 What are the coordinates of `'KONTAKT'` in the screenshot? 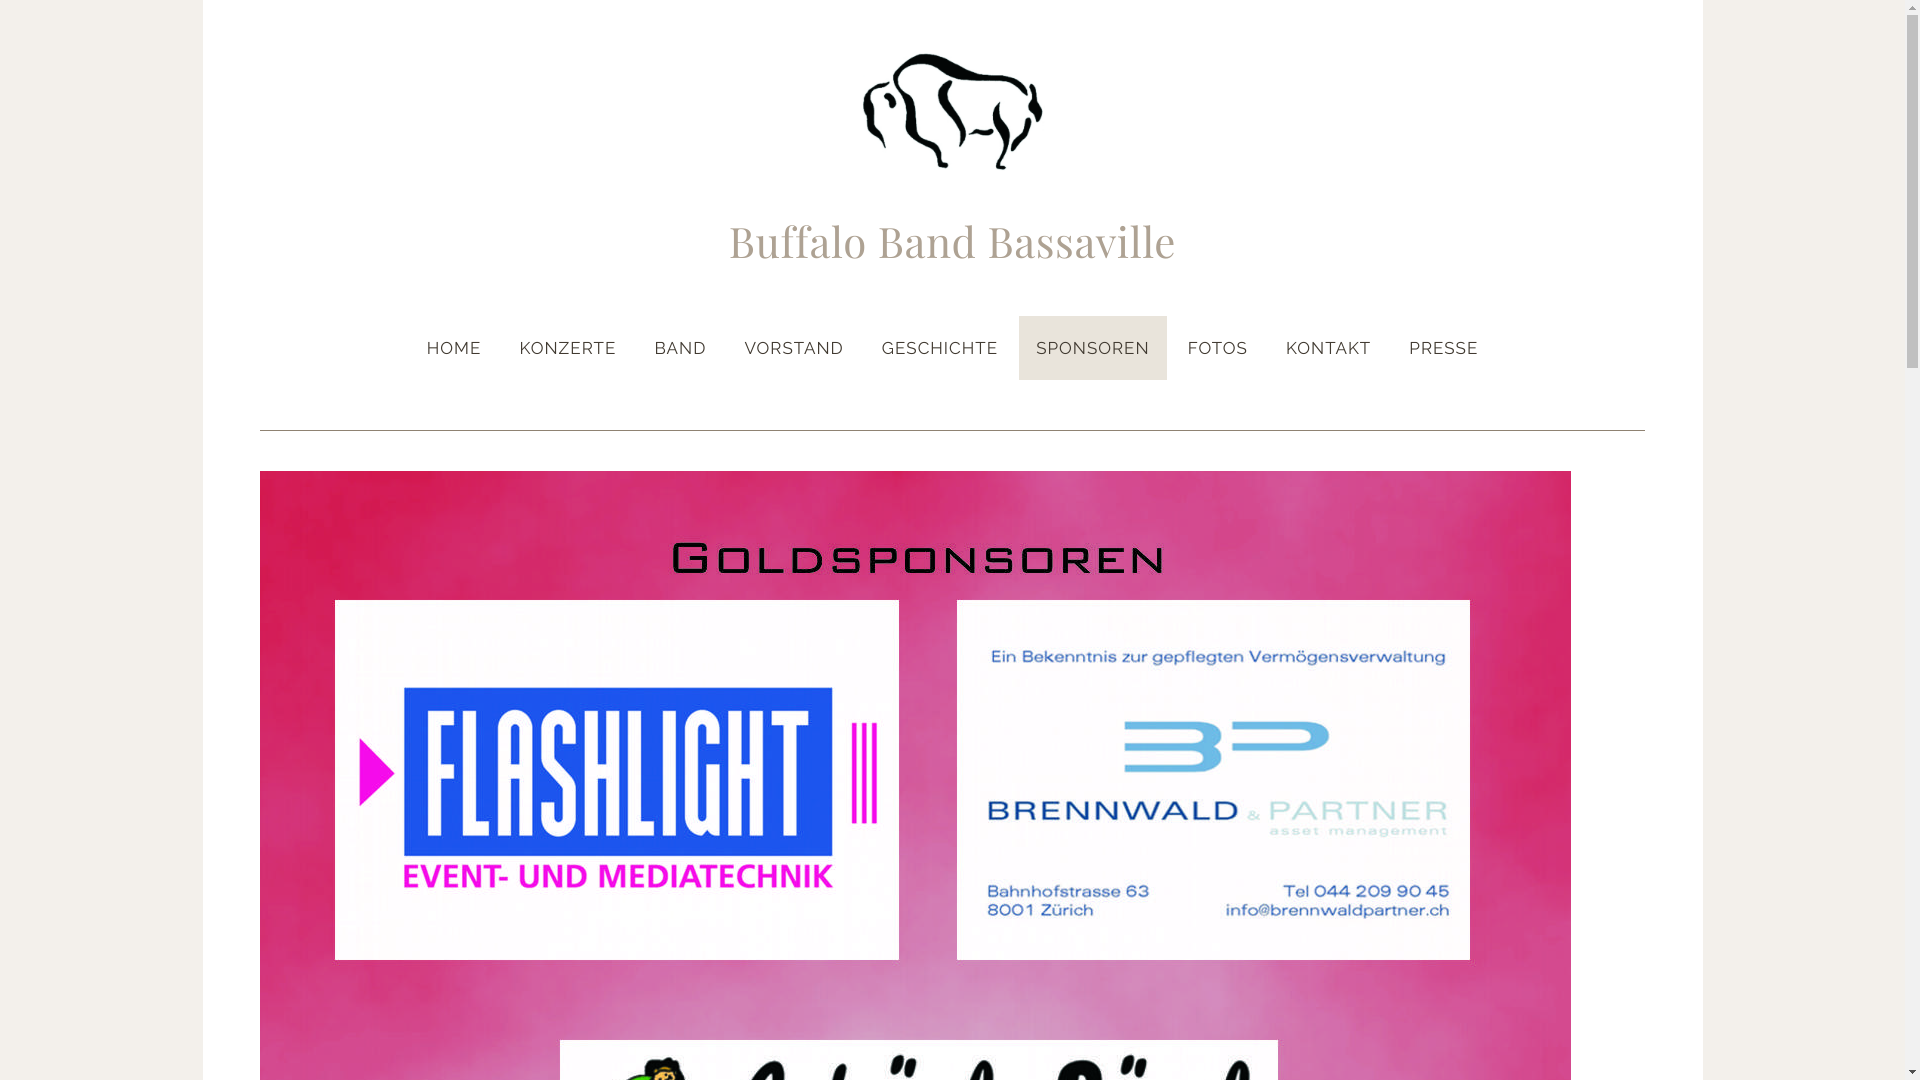 It's located at (1328, 346).